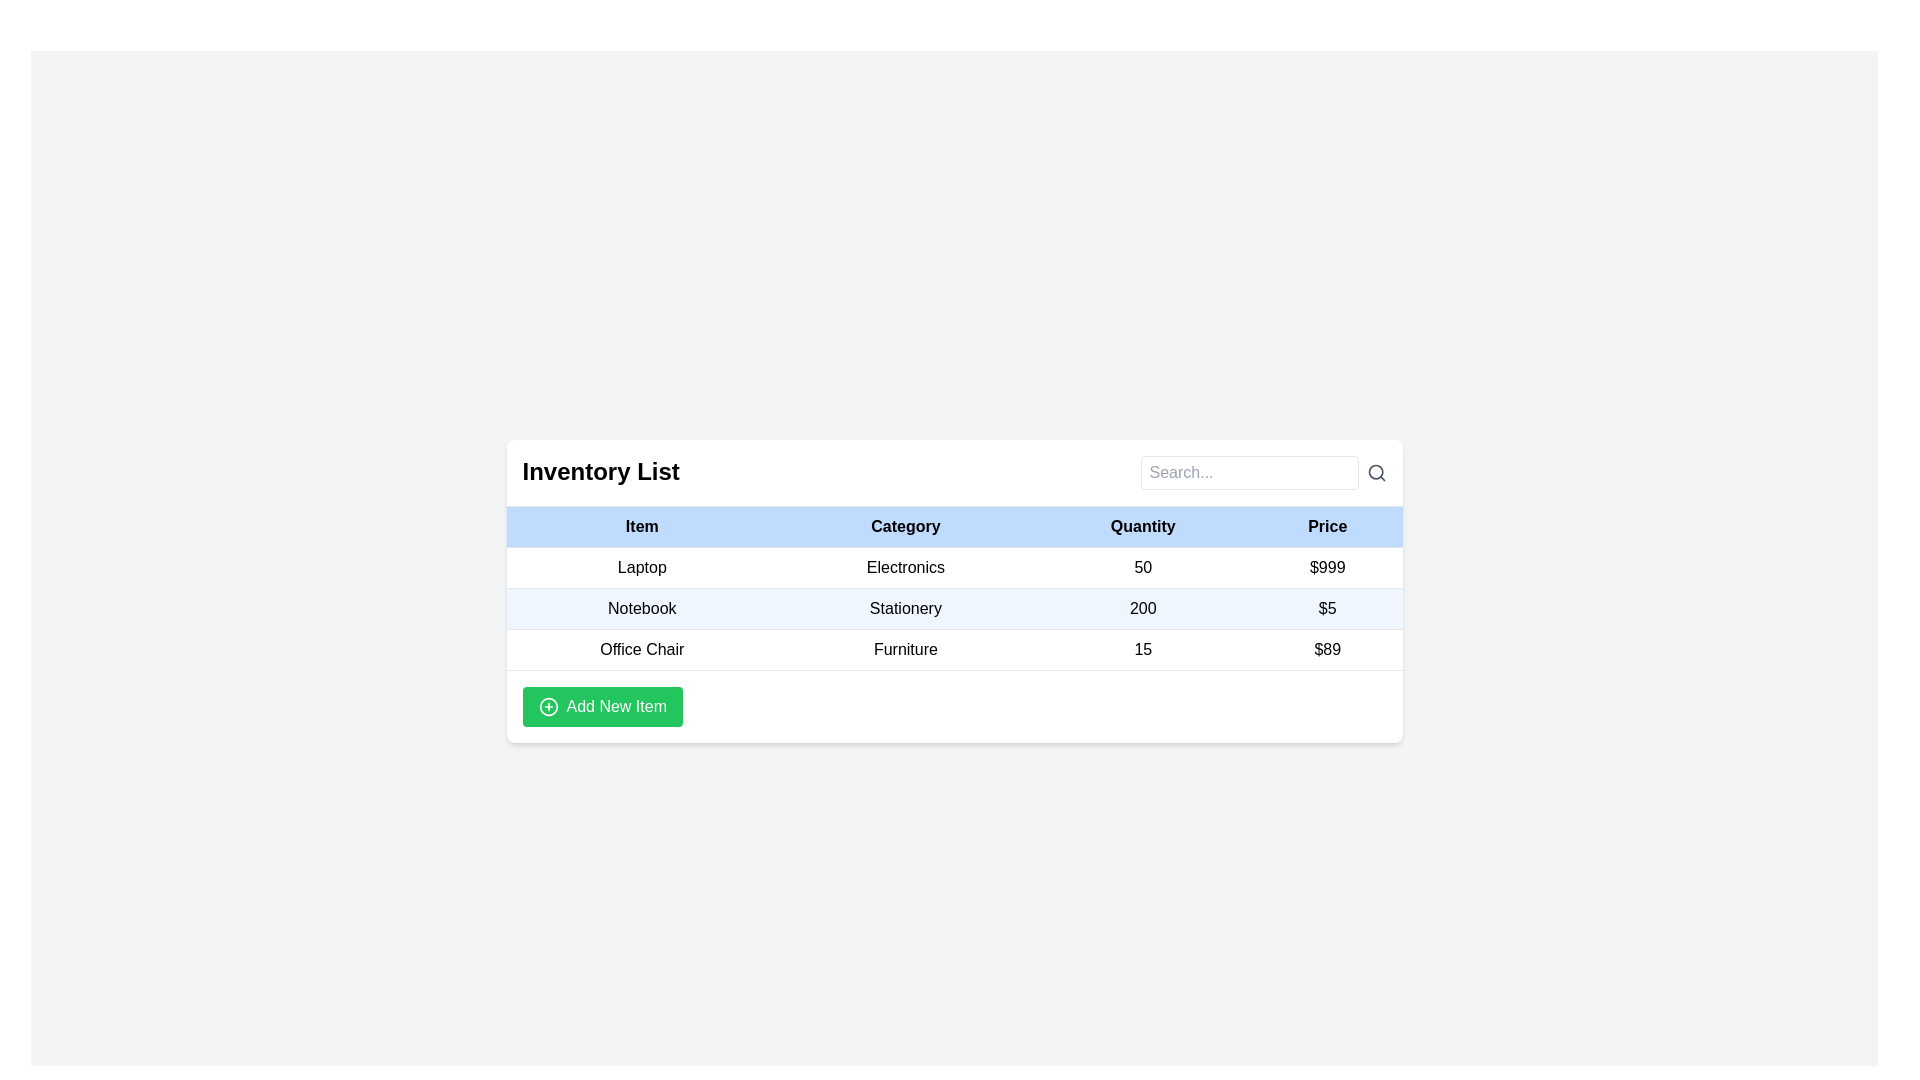  Describe the element at coordinates (1375, 472) in the screenshot. I see `the magnifying glass icon located in the top-right corner of the content area to initiate a search query` at that location.